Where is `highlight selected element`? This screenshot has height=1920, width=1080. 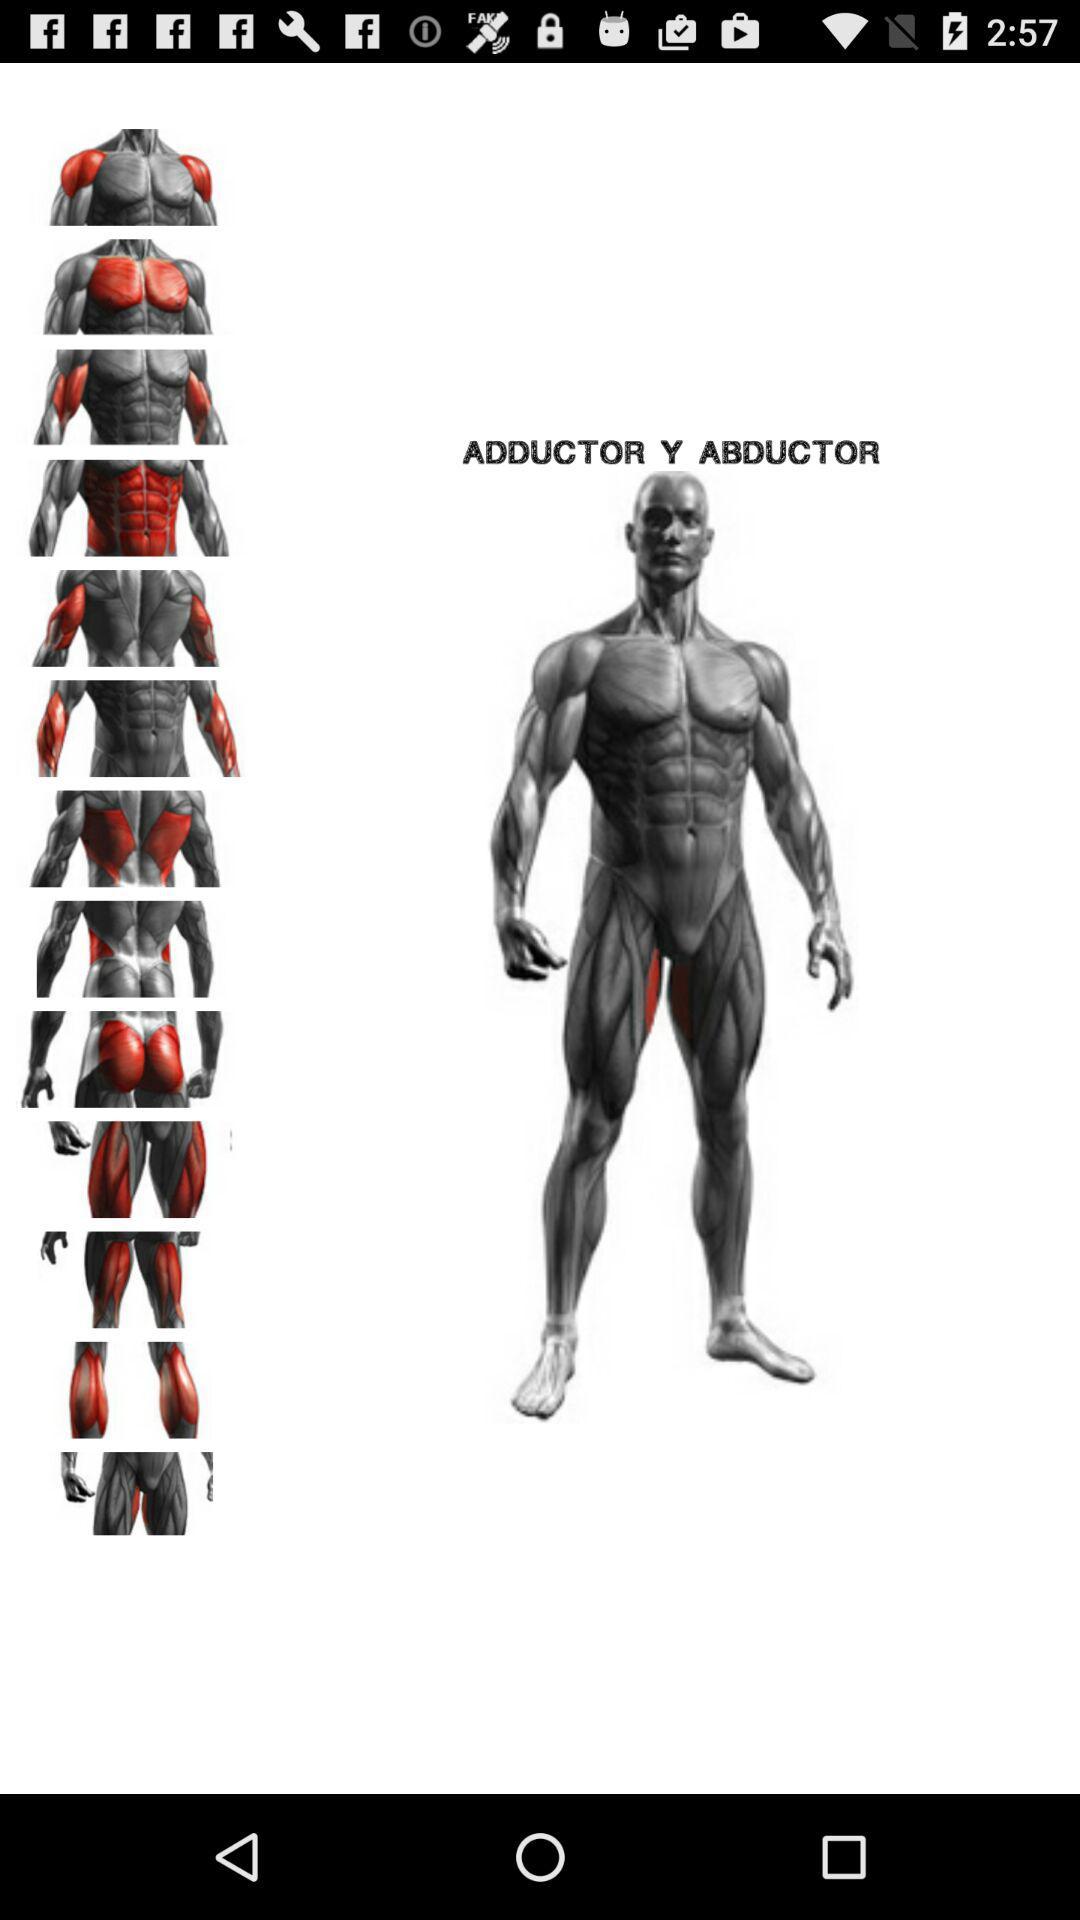 highlight selected element is located at coordinates (131, 1382).